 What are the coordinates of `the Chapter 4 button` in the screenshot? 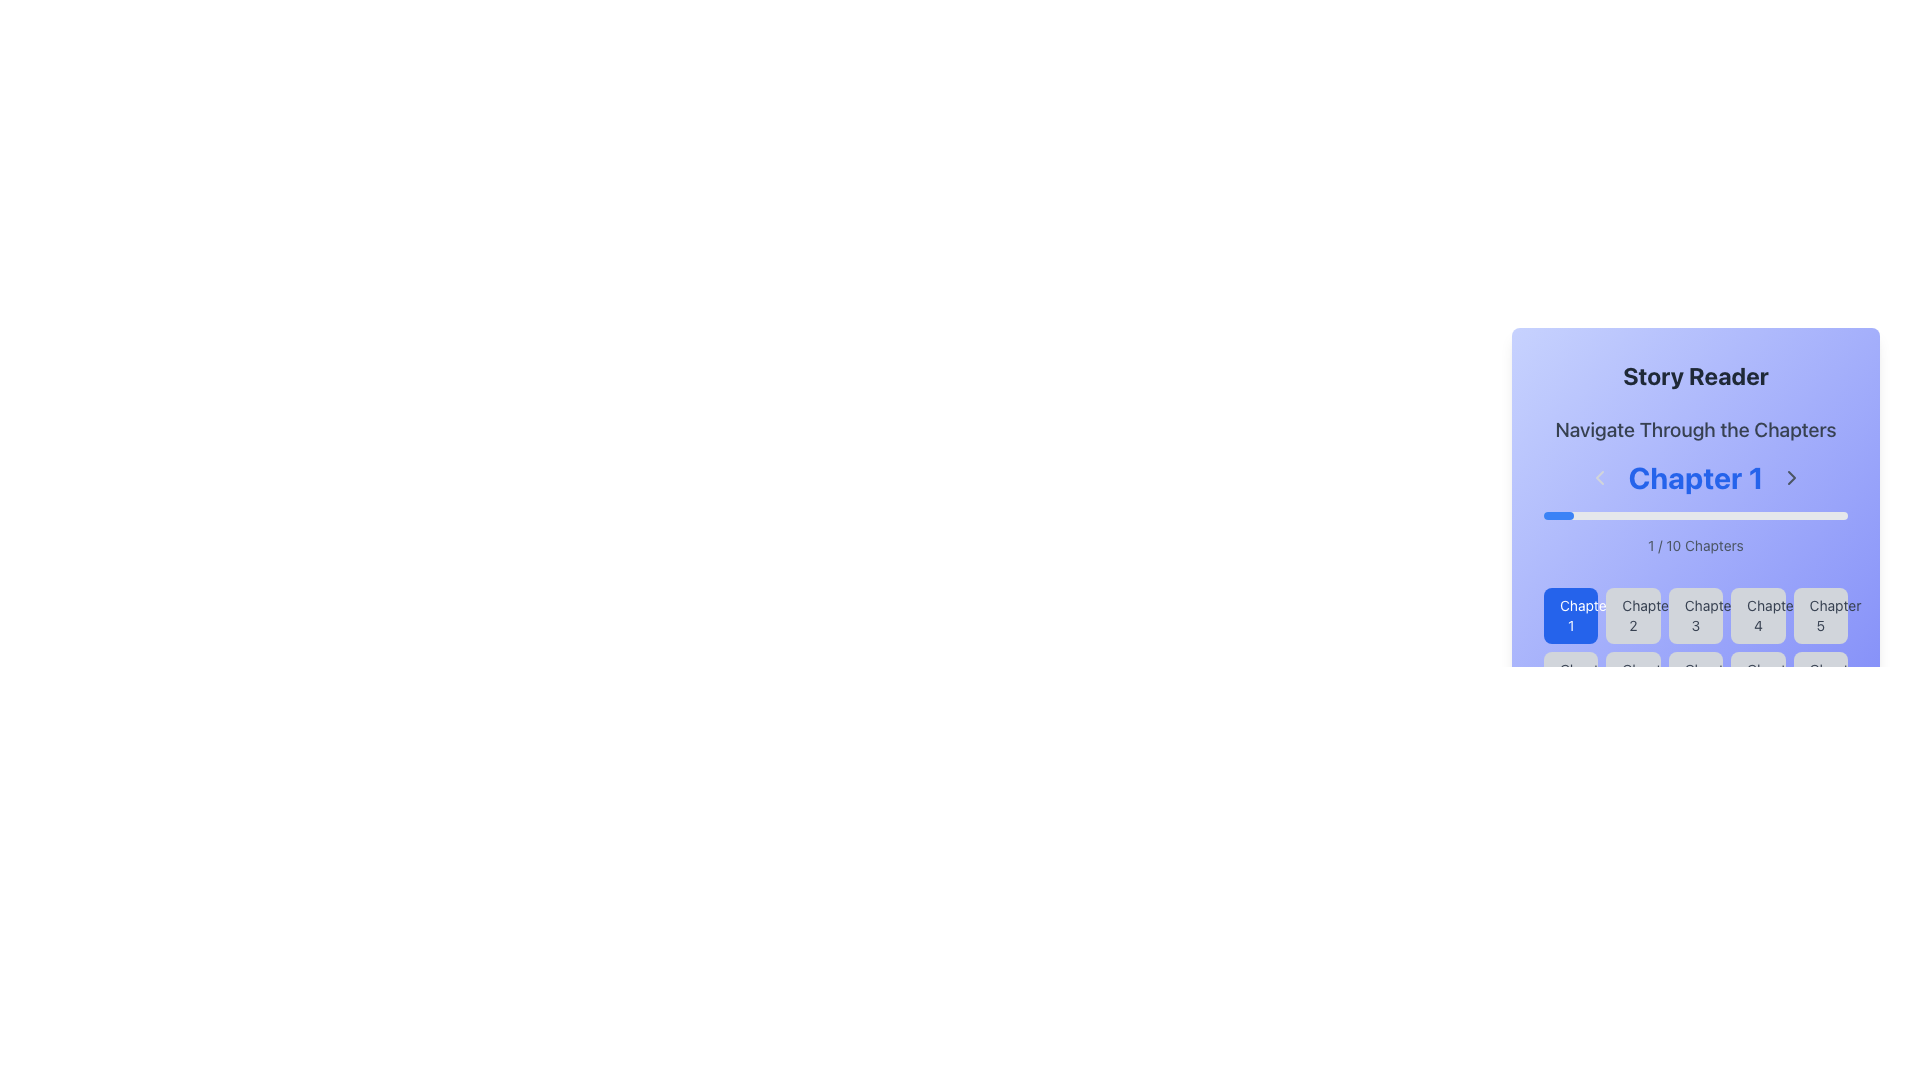 It's located at (1757, 615).